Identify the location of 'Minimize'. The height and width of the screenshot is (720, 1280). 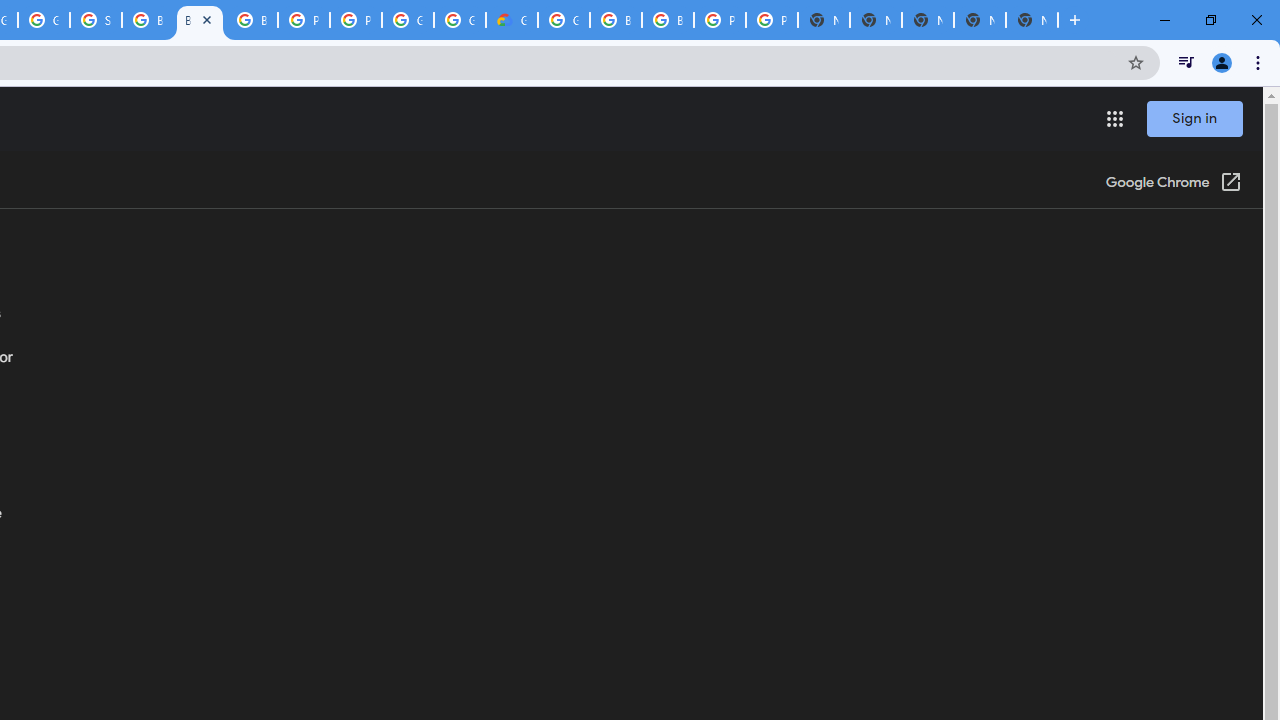
(1165, 20).